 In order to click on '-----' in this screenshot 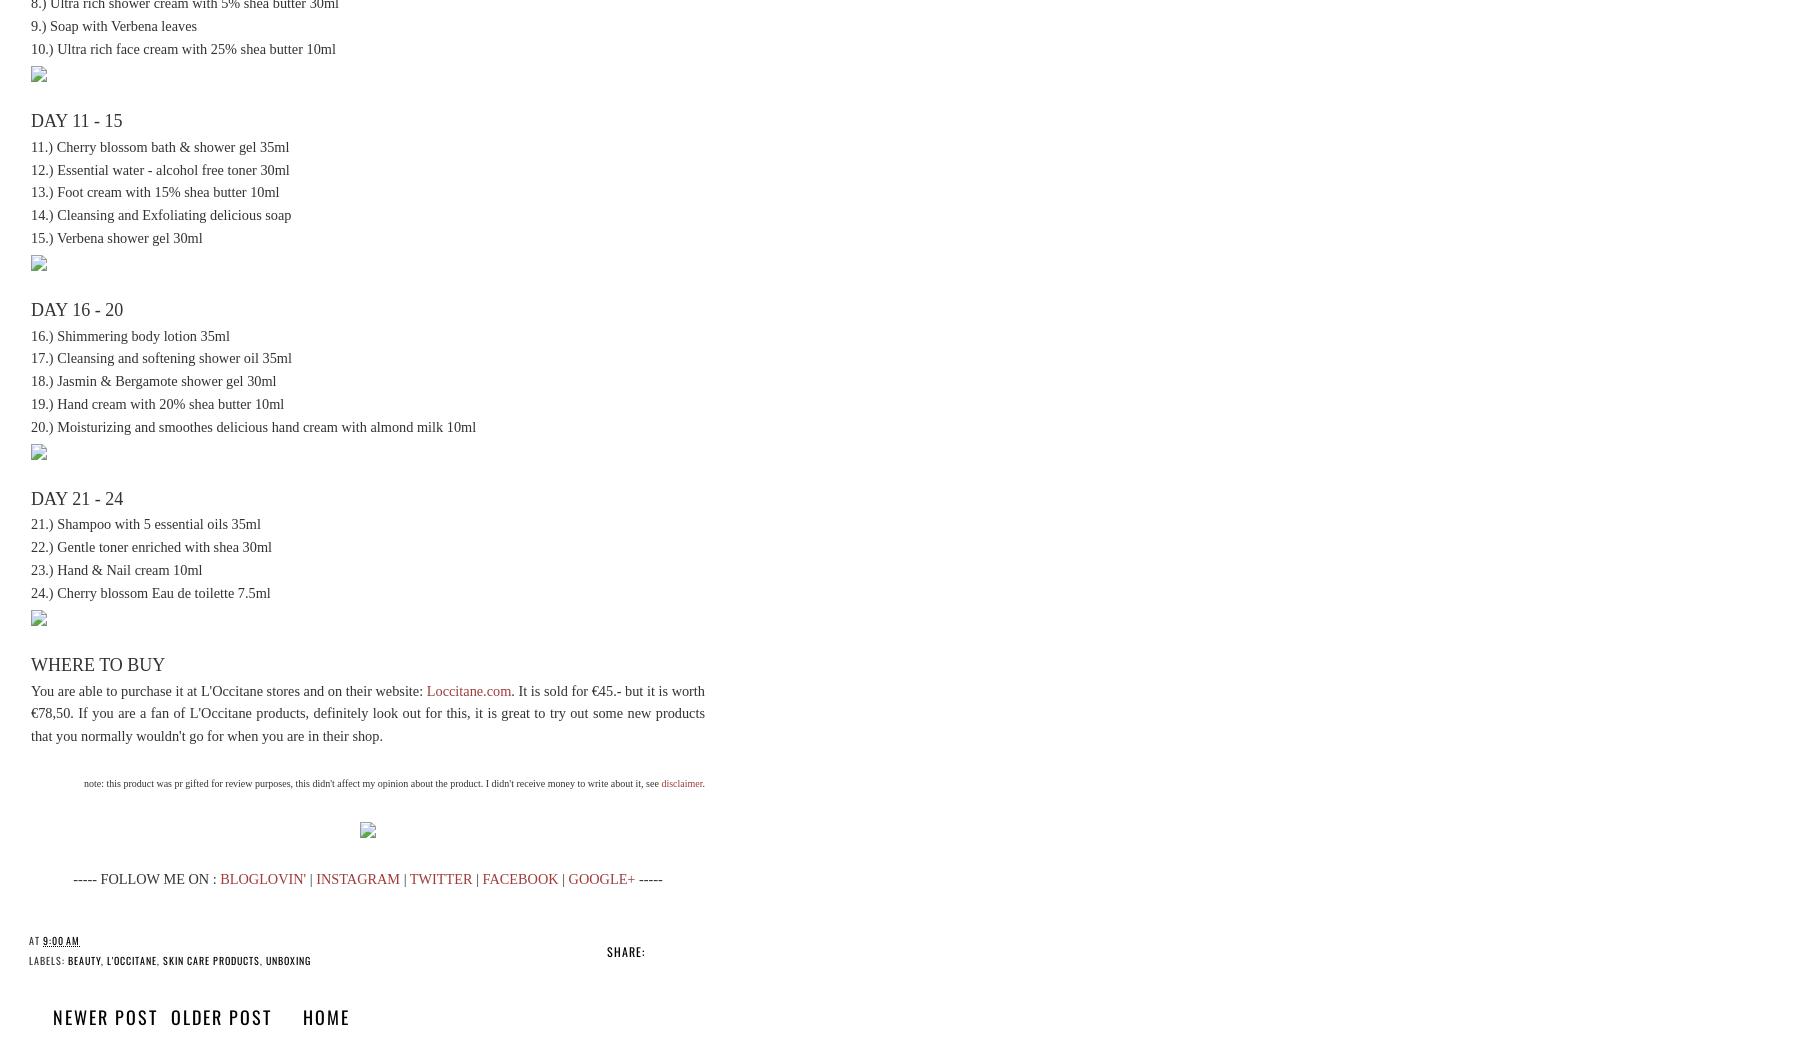, I will do `click(648, 877)`.